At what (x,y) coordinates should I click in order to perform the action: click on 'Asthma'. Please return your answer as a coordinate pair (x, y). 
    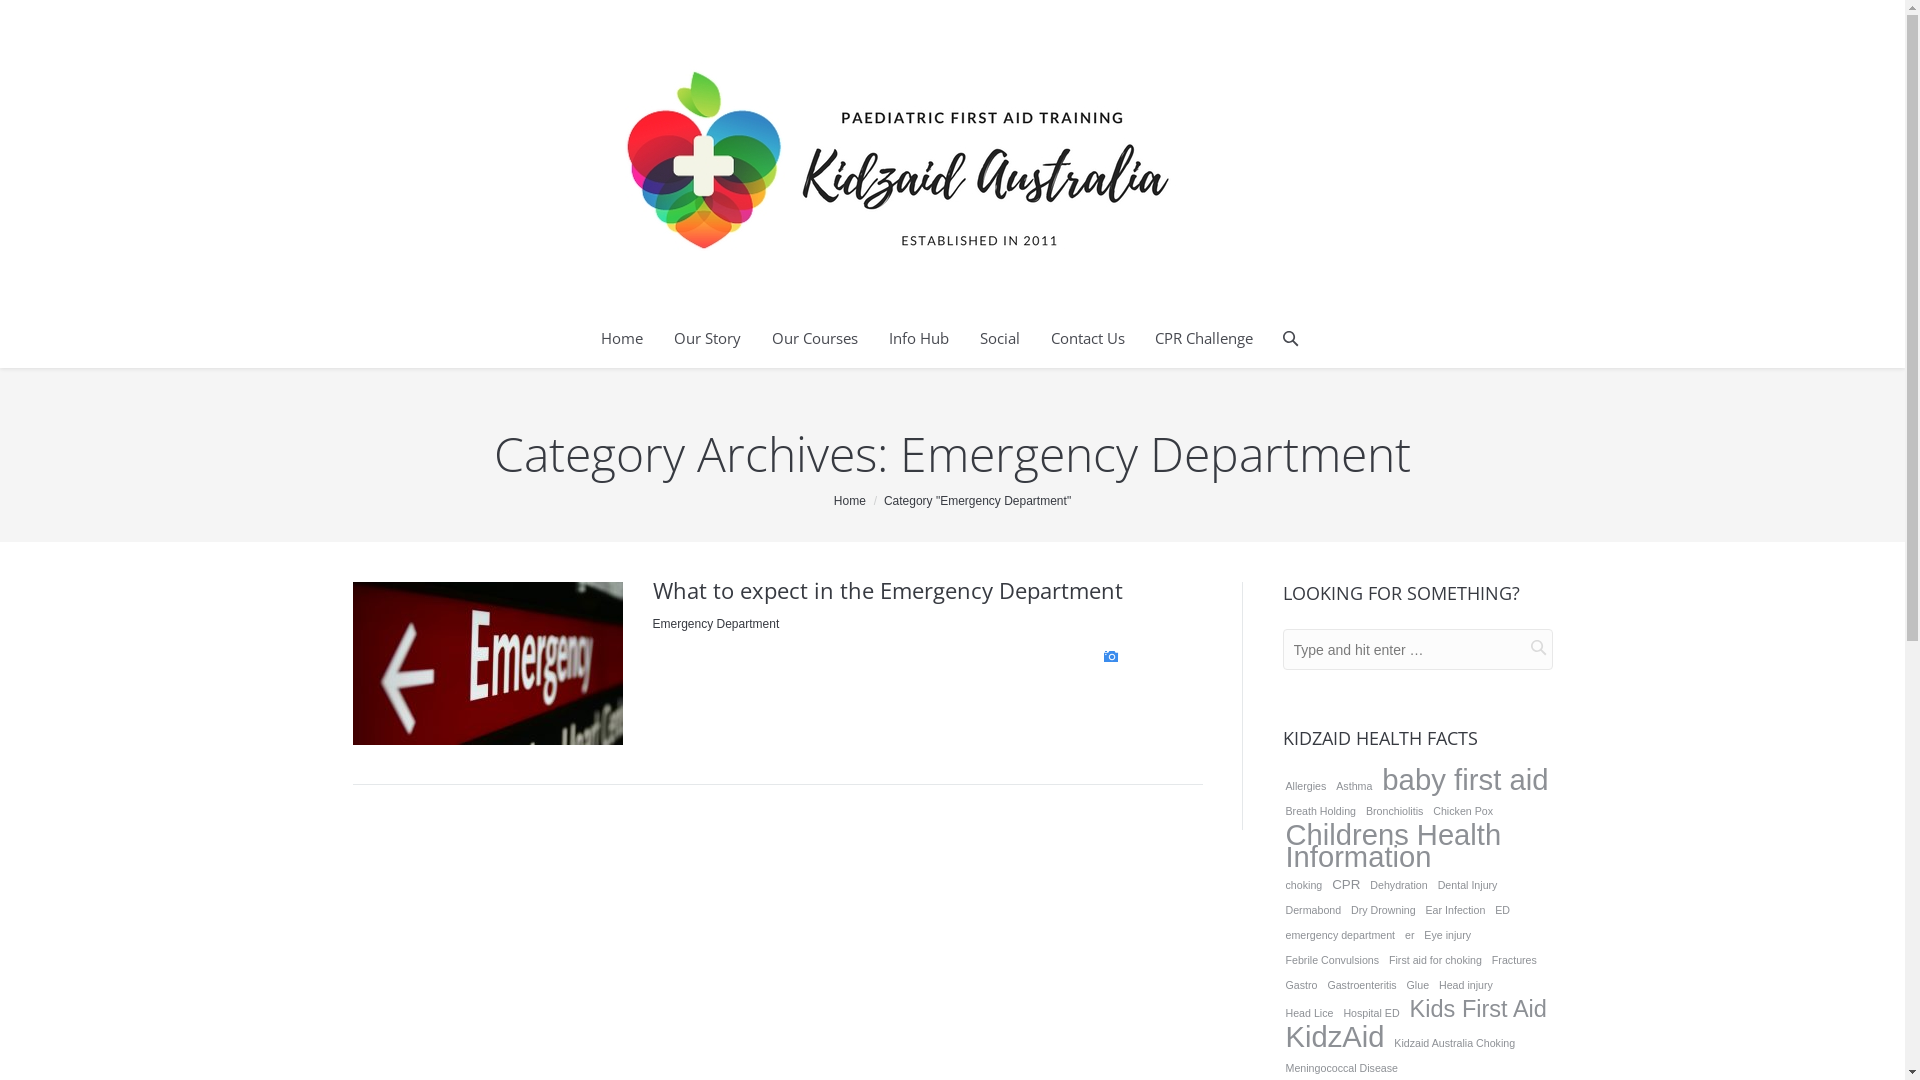
    Looking at the image, I should click on (1353, 785).